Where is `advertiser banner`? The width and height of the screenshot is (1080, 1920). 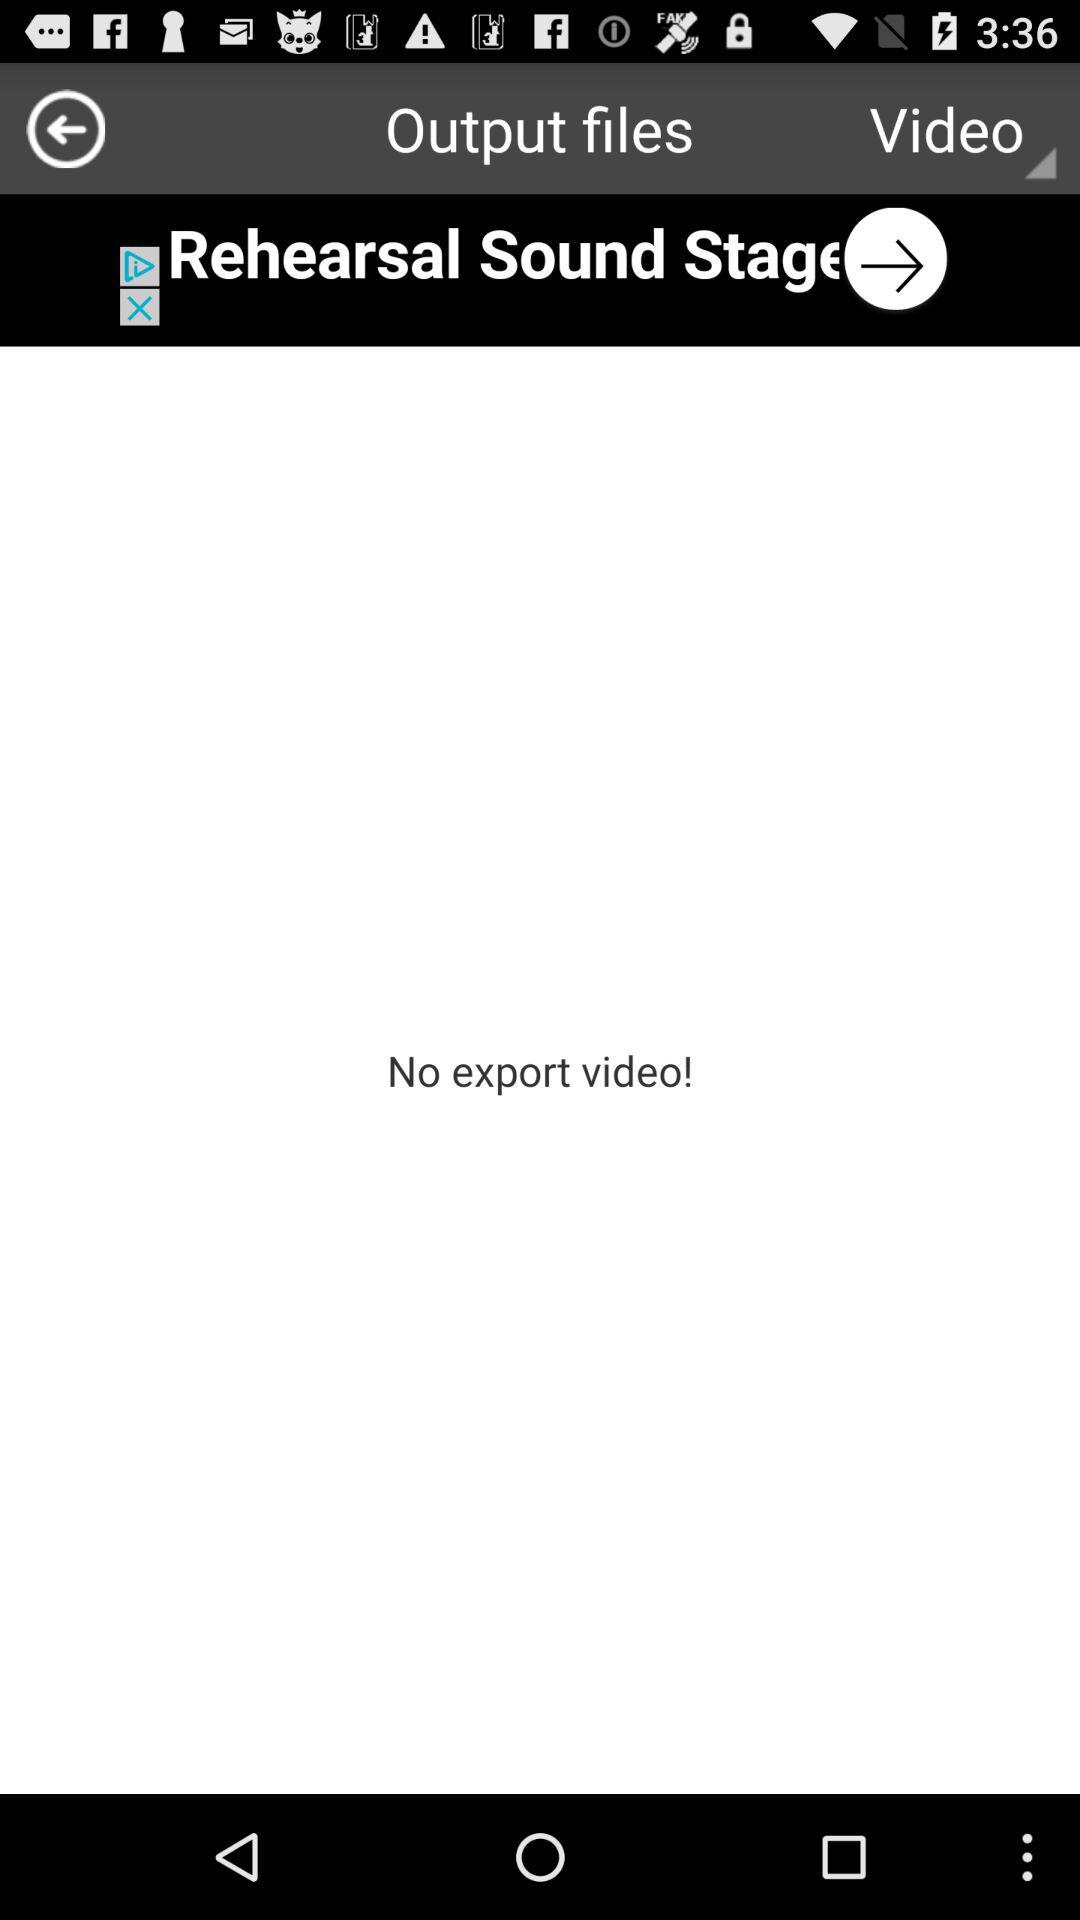 advertiser banner is located at coordinates (540, 258).